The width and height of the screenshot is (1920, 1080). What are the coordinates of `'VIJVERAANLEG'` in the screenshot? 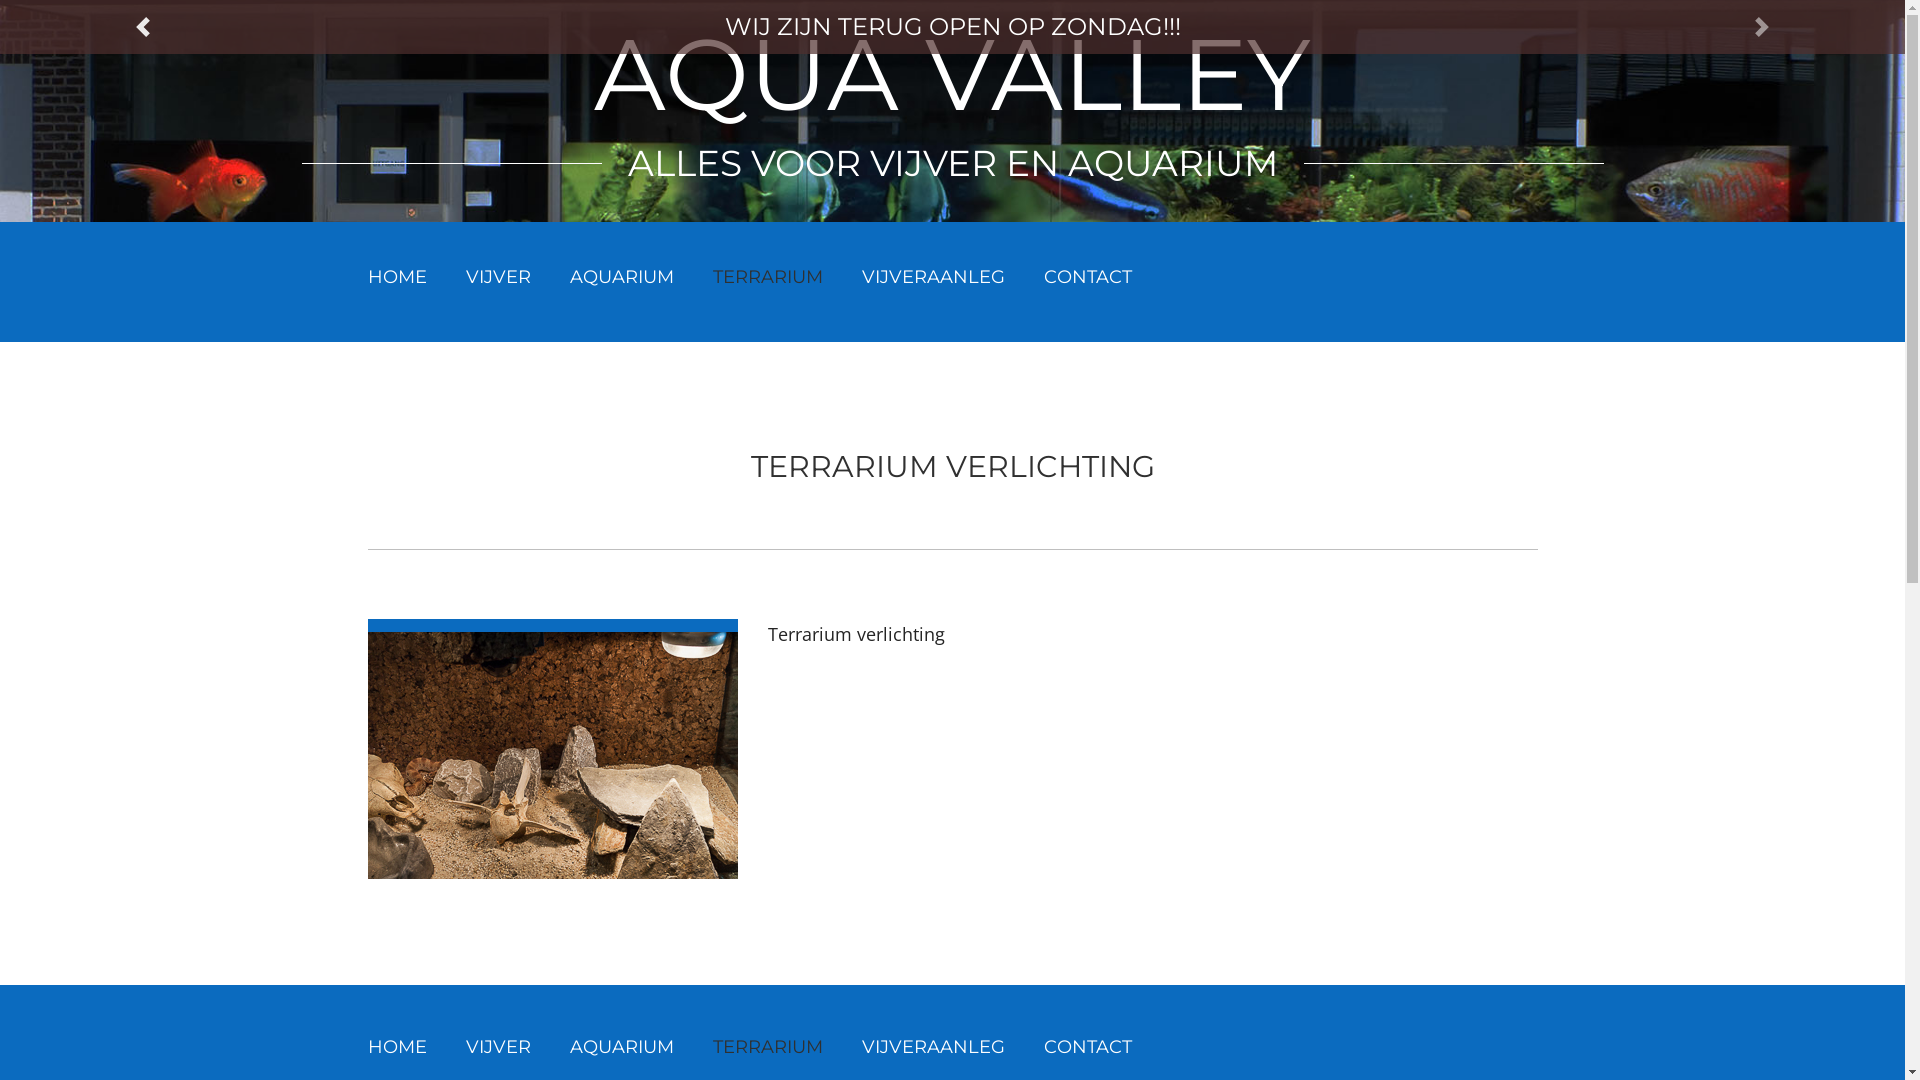 It's located at (932, 277).